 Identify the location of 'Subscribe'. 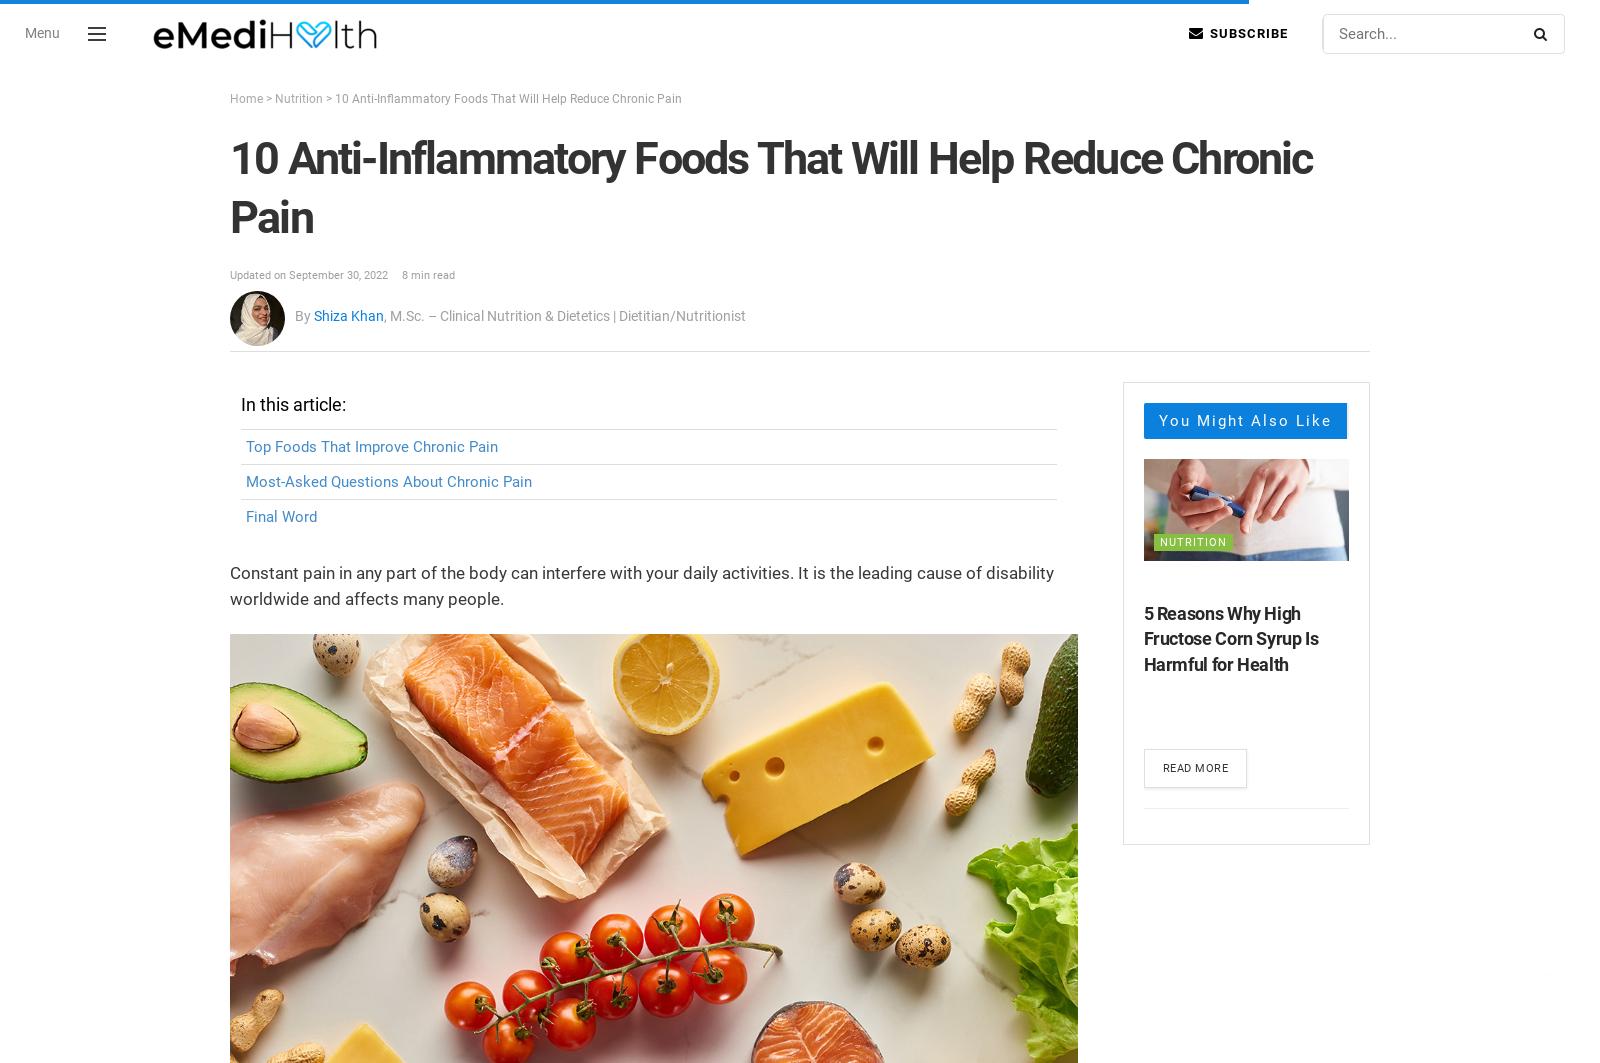
(1246, 33).